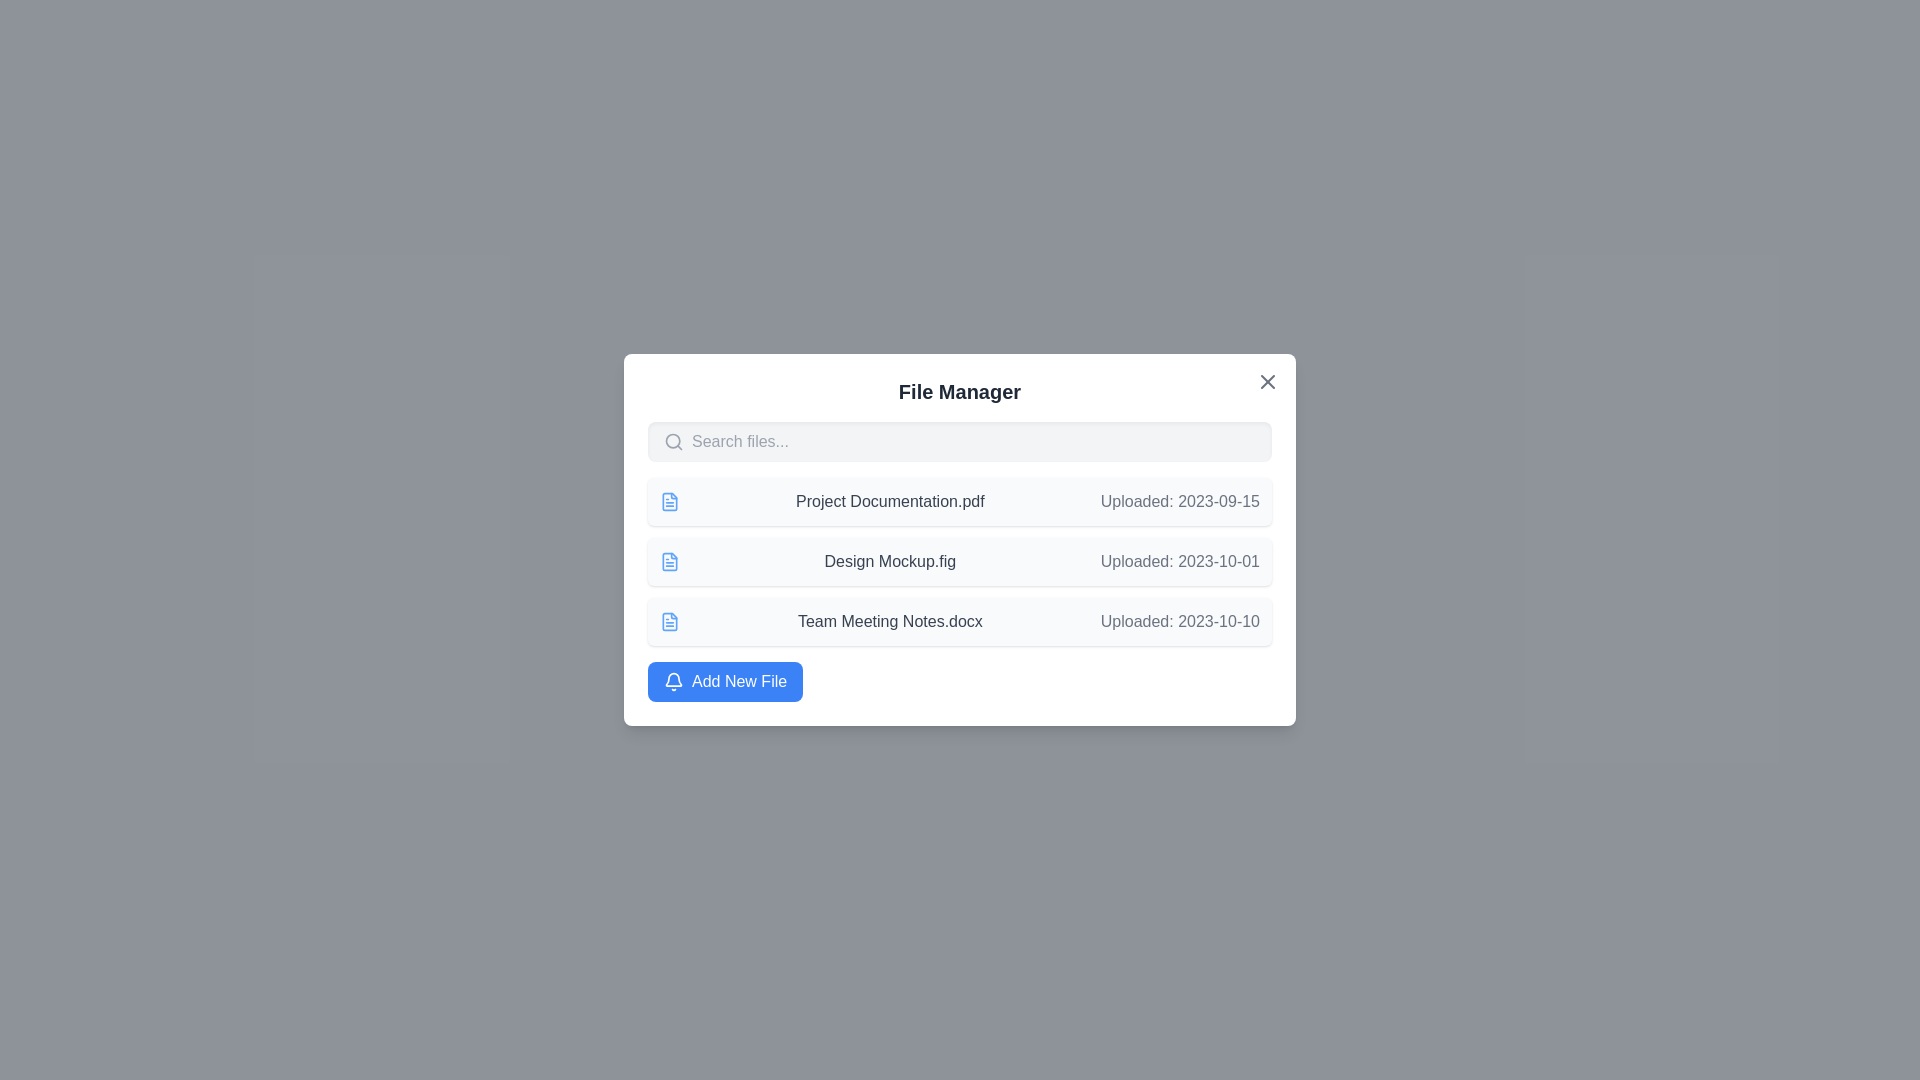 Image resolution: width=1920 pixels, height=1080 pixels. What do you see at coordinates (724, 681) in the screenshot?
I see `the 'Add New File' button` at bounding box center [724, 681].